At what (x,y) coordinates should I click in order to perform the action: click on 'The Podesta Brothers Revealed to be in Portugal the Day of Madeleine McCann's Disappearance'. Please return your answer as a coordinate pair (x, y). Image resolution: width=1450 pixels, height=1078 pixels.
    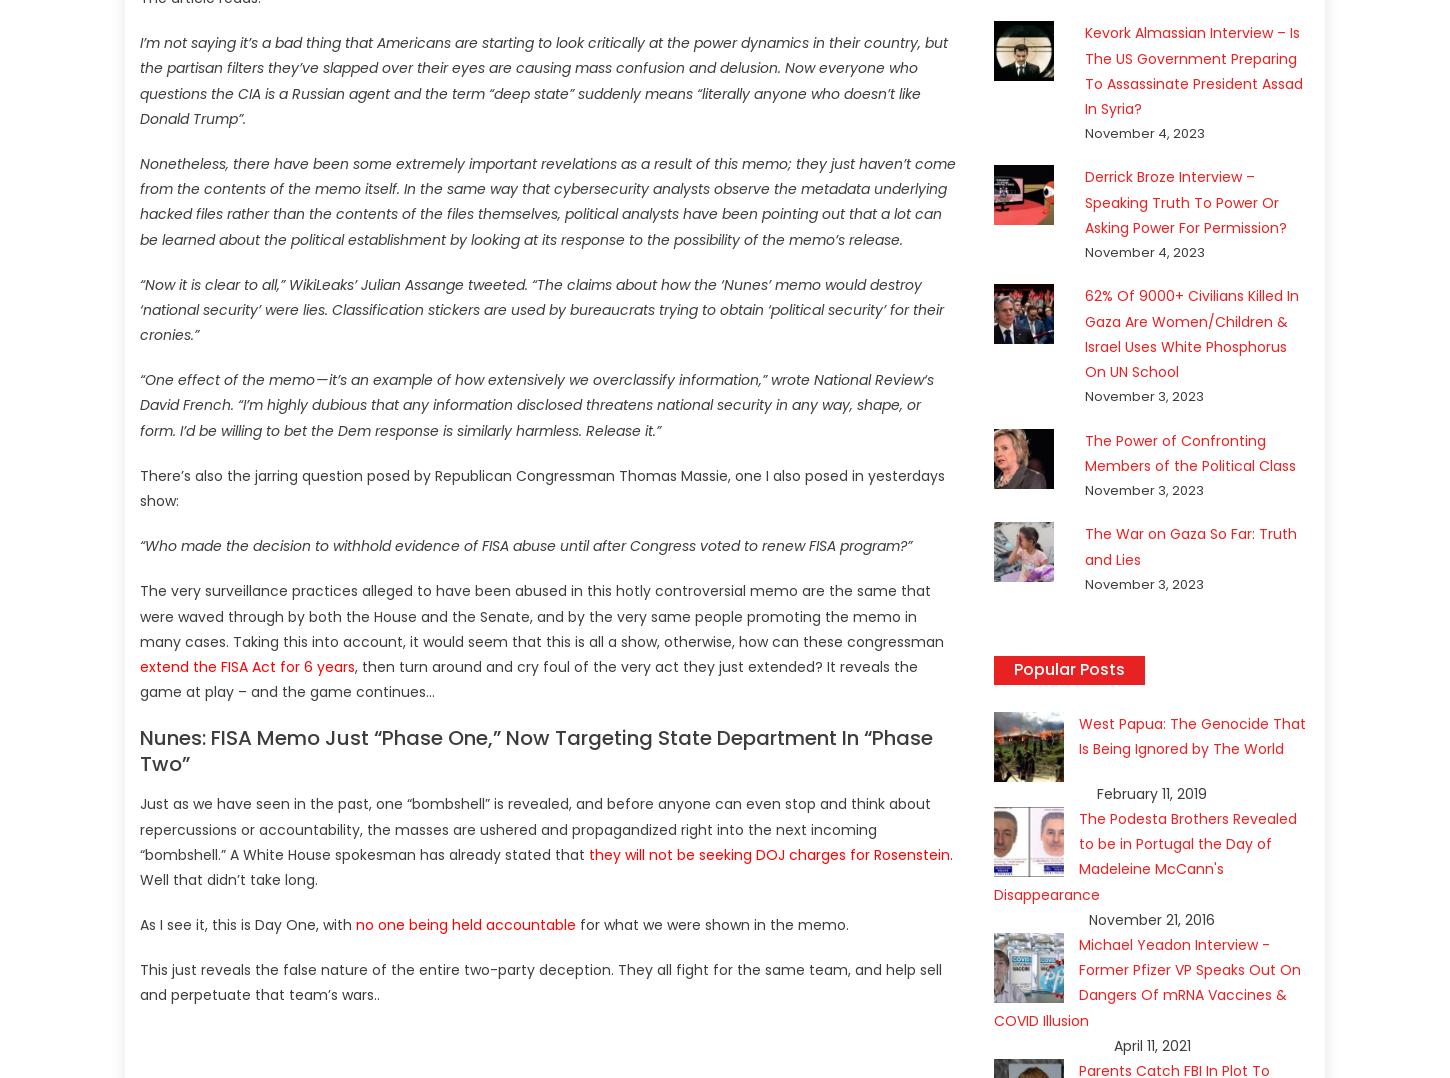
    Looking at the image, I should click on (1144, 855).